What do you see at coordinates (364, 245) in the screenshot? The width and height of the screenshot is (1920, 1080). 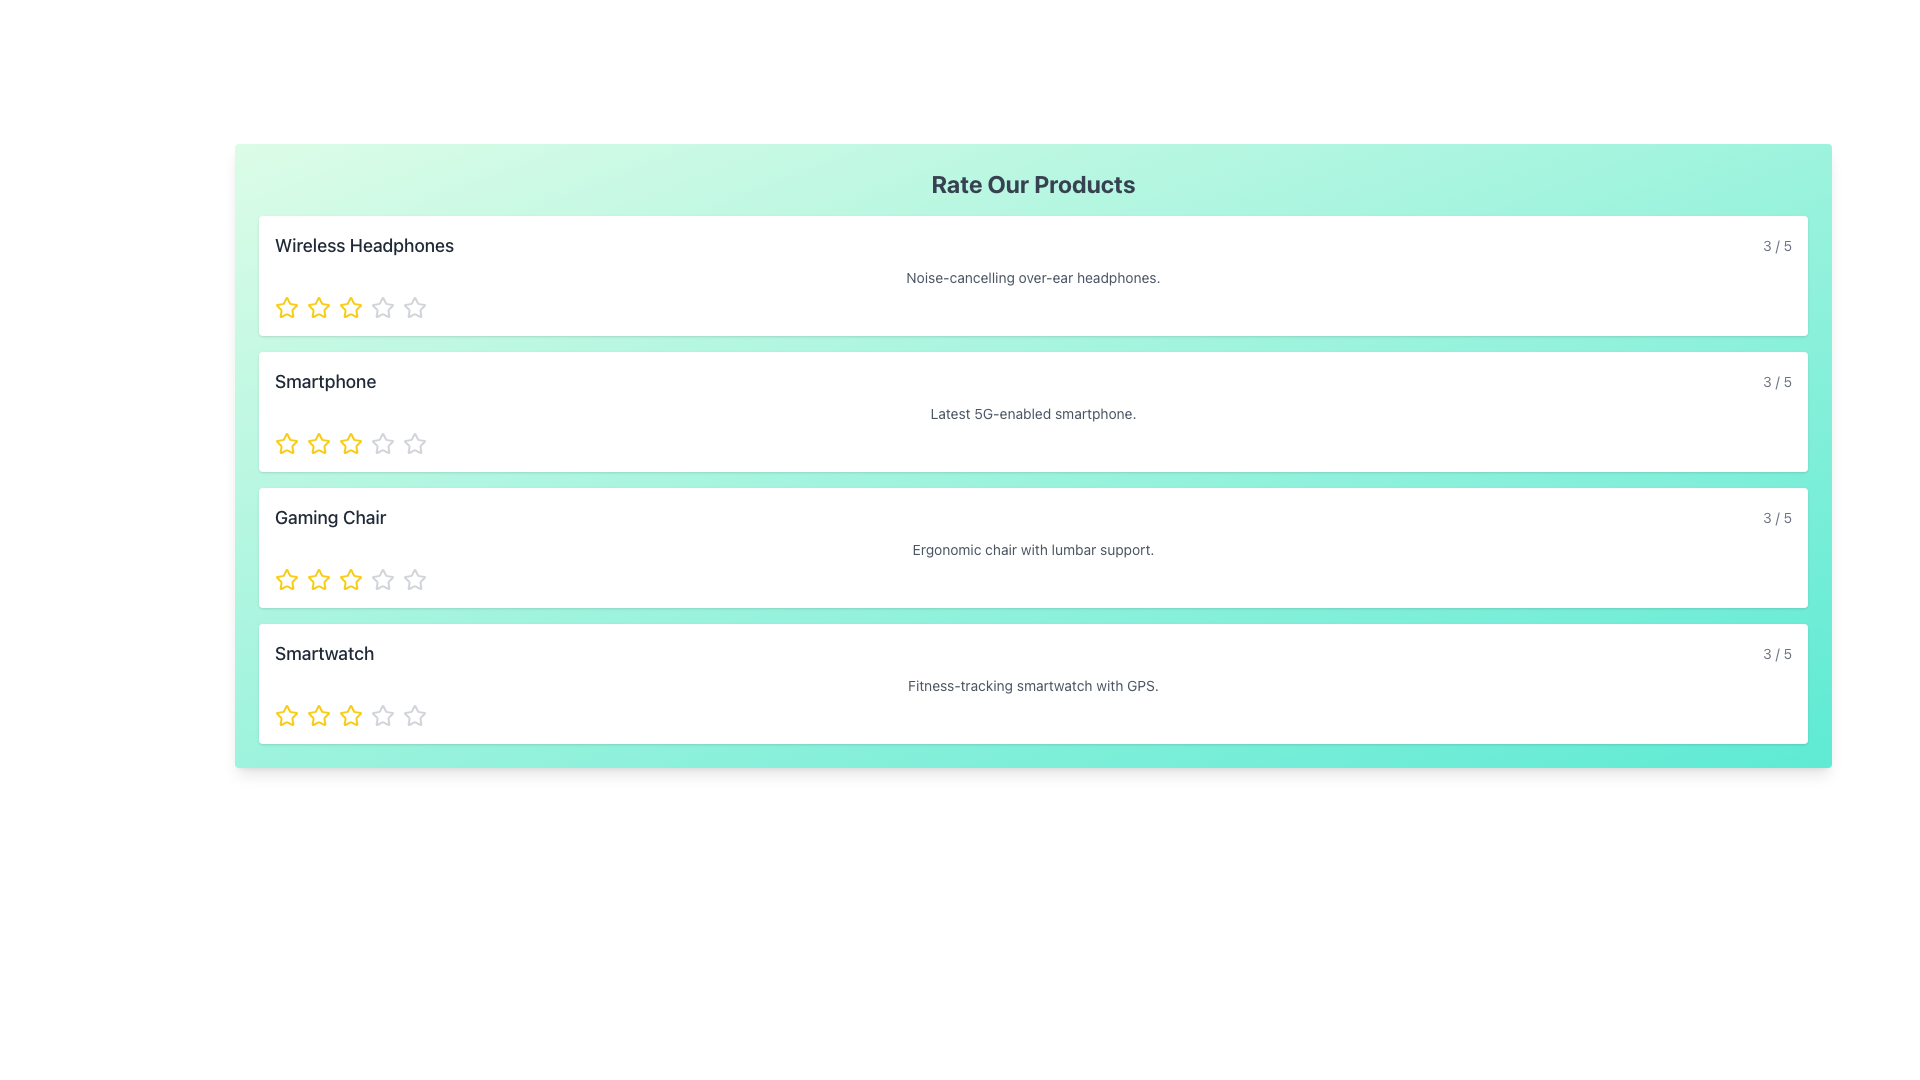 I see `the text label displaying the title 'Wireless Headphones', which is styled with a medium font weight and a large font size, positioned in the first row of the product rating interface` at bounding box center [364, 245].